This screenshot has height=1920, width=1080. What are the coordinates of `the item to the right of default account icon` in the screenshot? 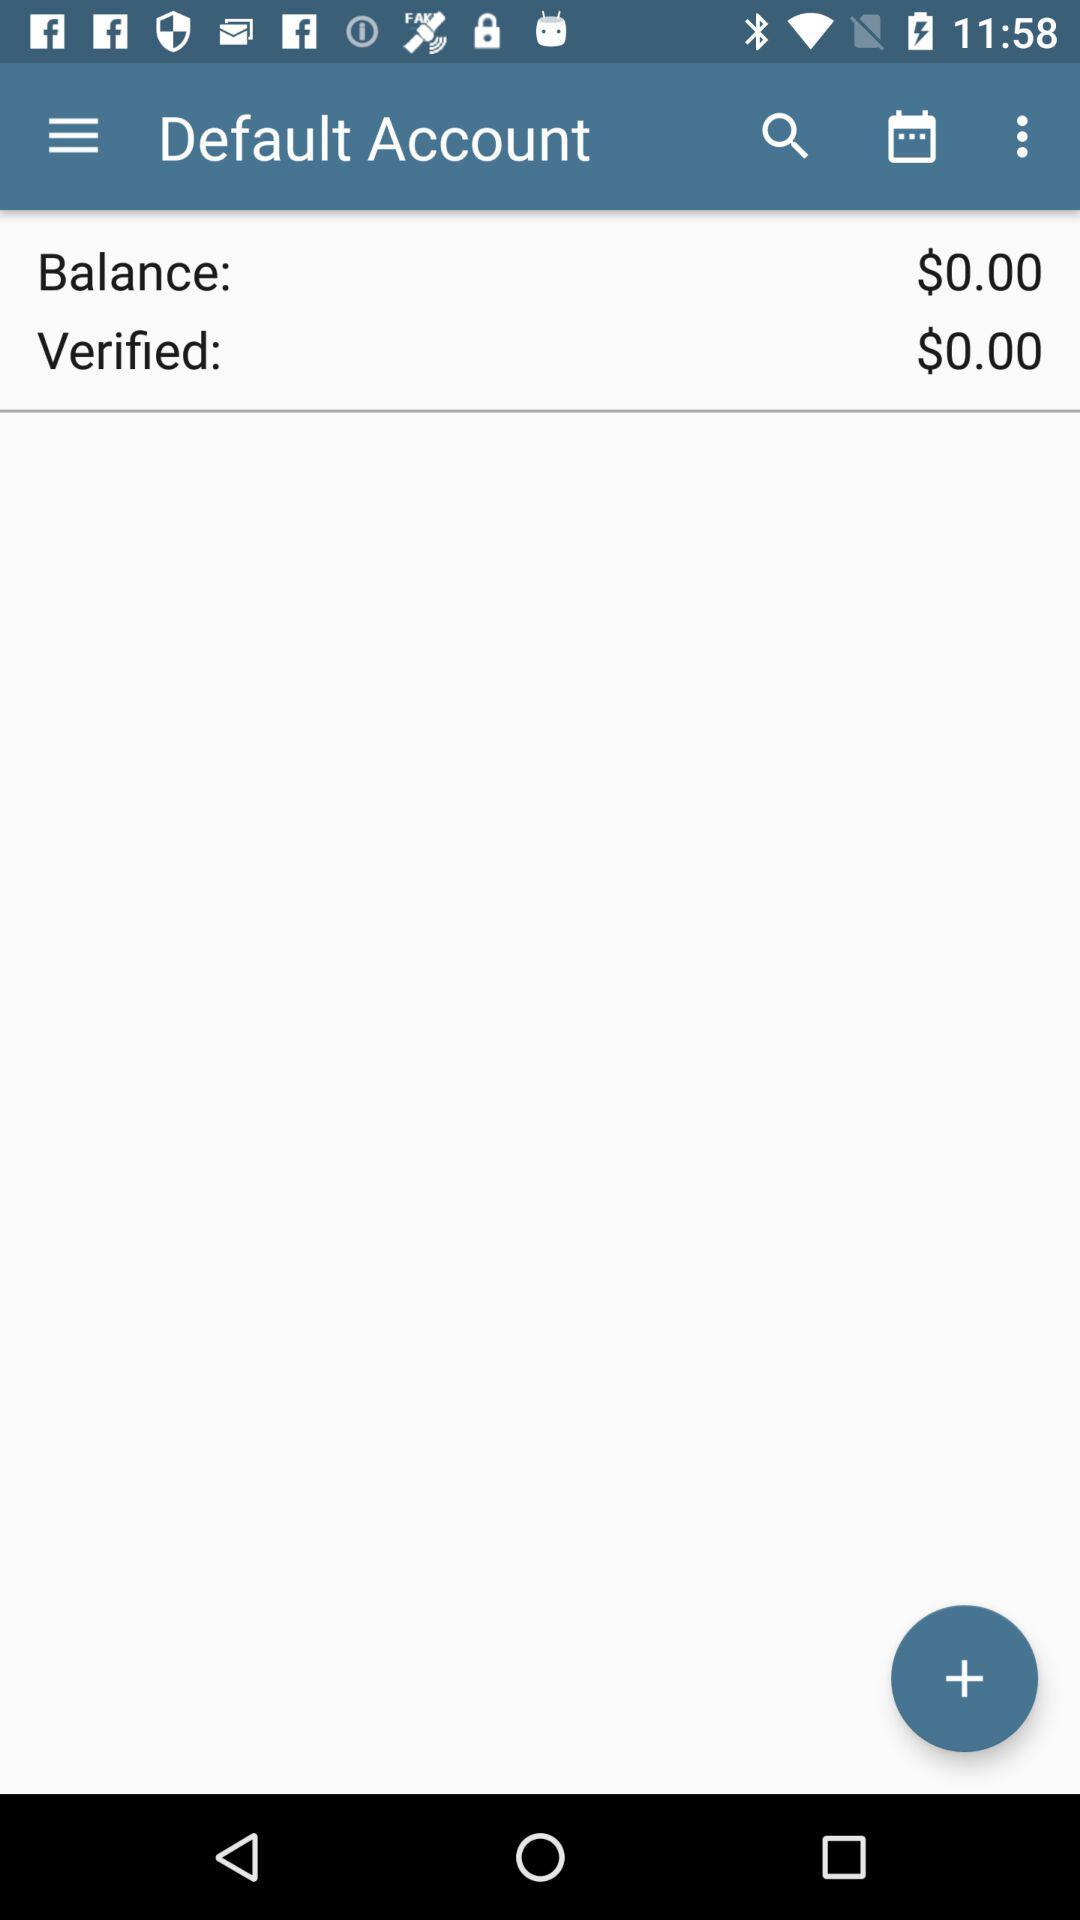 It's located at (785, 135).